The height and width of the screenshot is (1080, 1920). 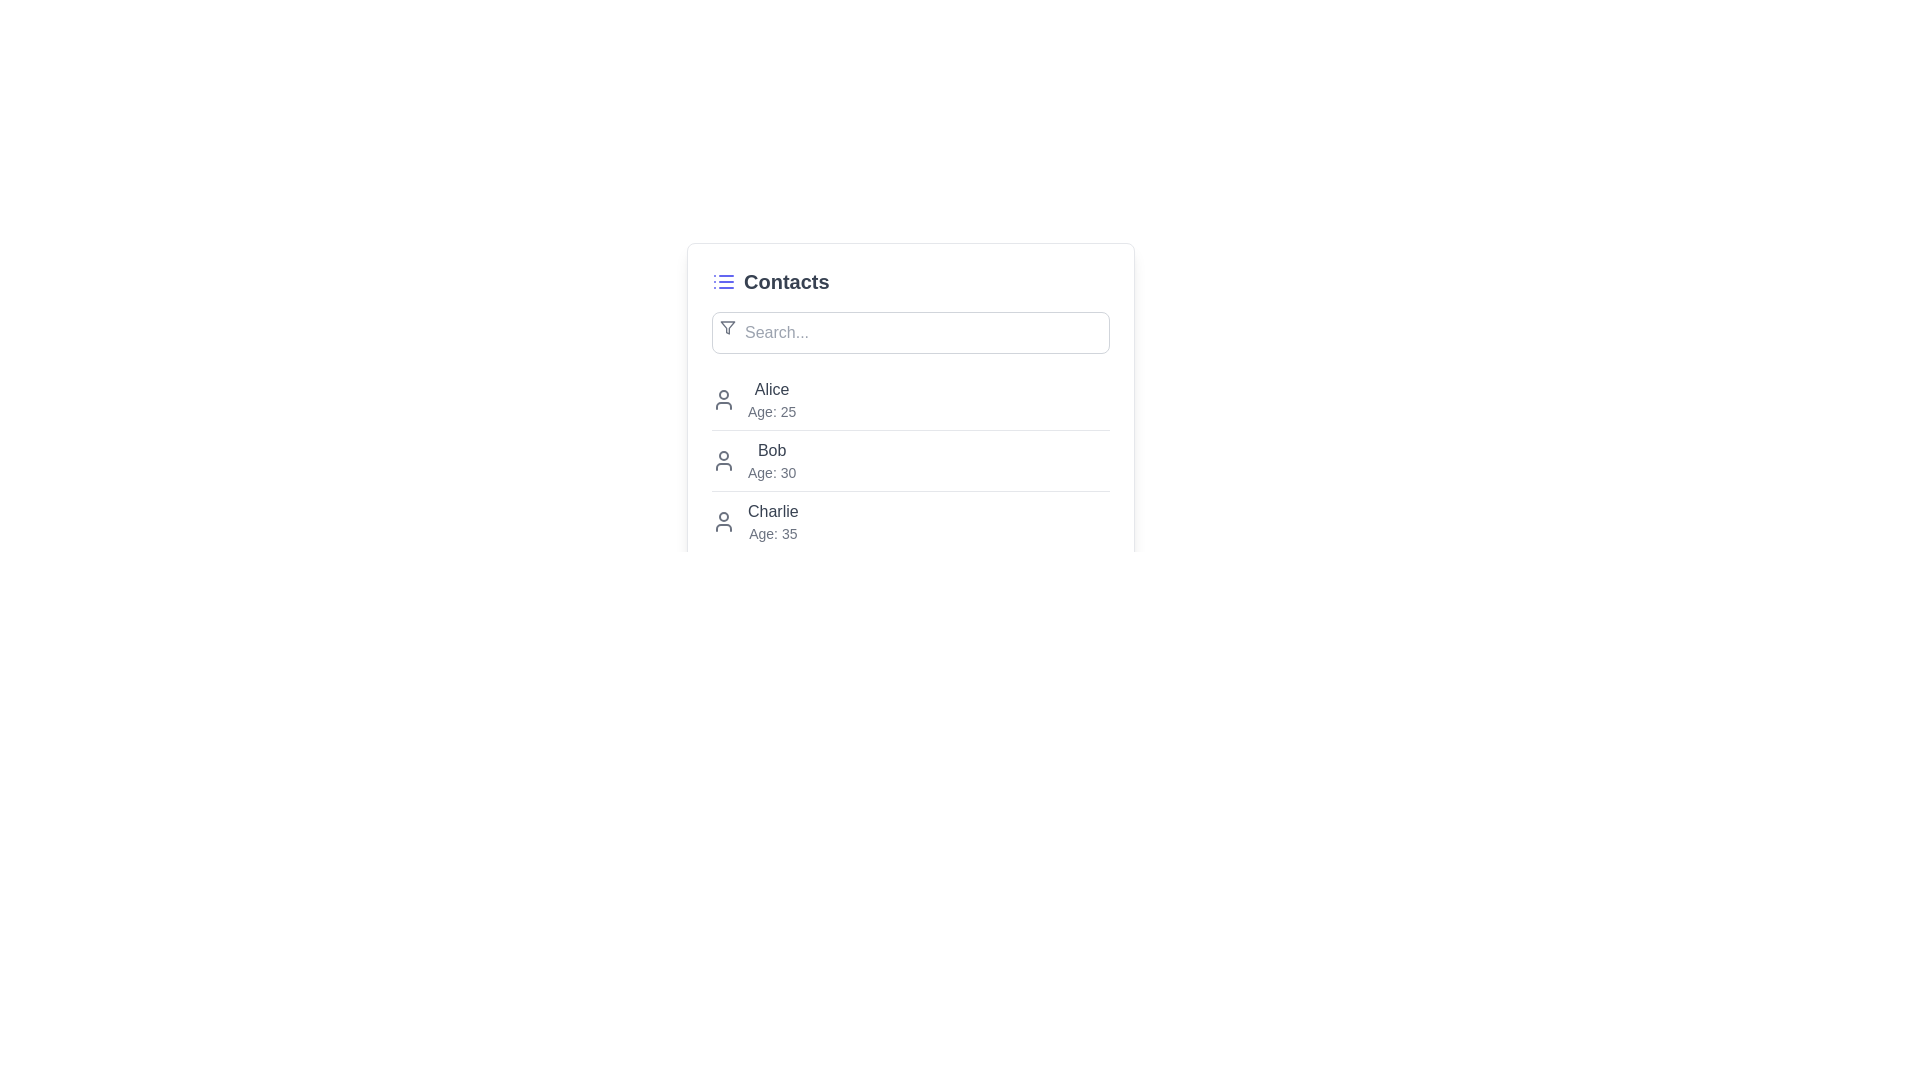 I want to click on the profile icon representing 'Bob' in the contact list, which is located to the left of the text 'Bob' and 'Age: 30', so click(x=723, y=461).